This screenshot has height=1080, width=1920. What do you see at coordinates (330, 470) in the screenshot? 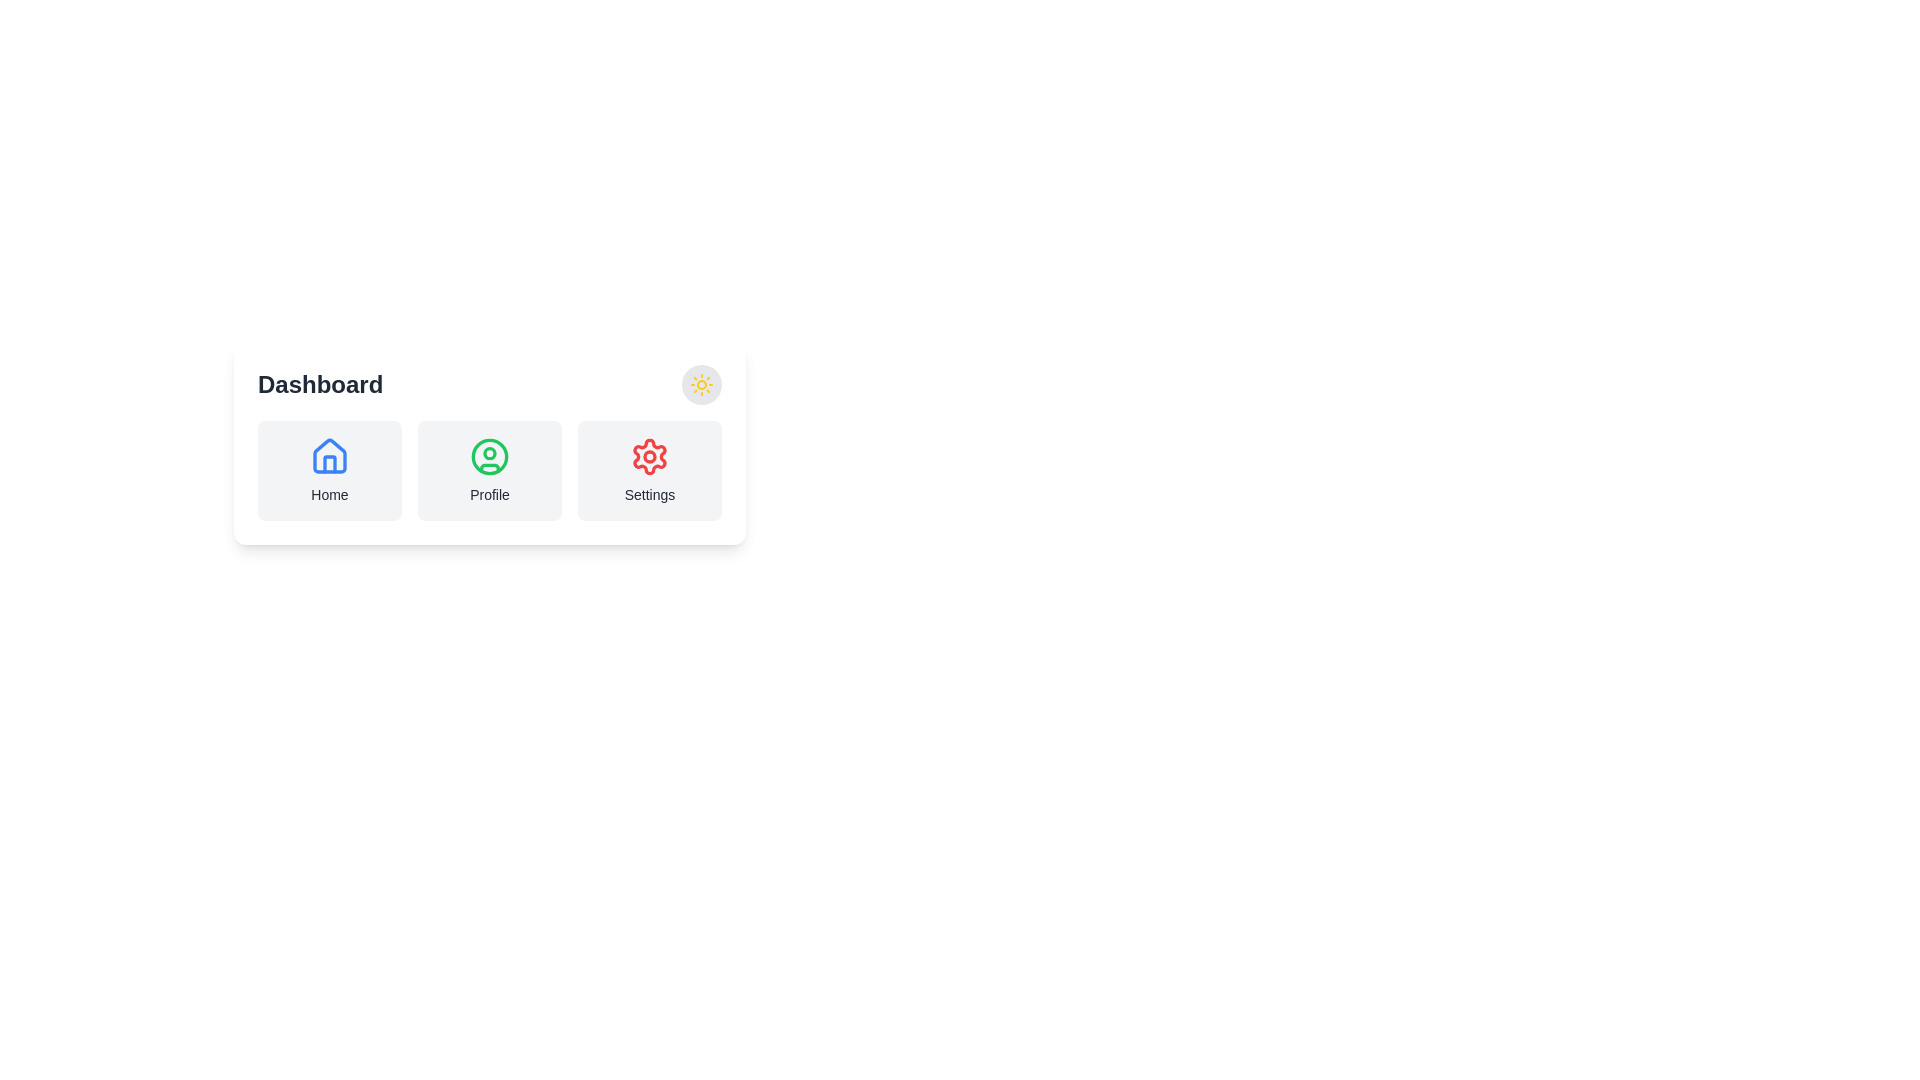
I see `the 'Home' navigation button, which is the leftmost item in a 3-column grid layout` at bounding box center [330, 470].